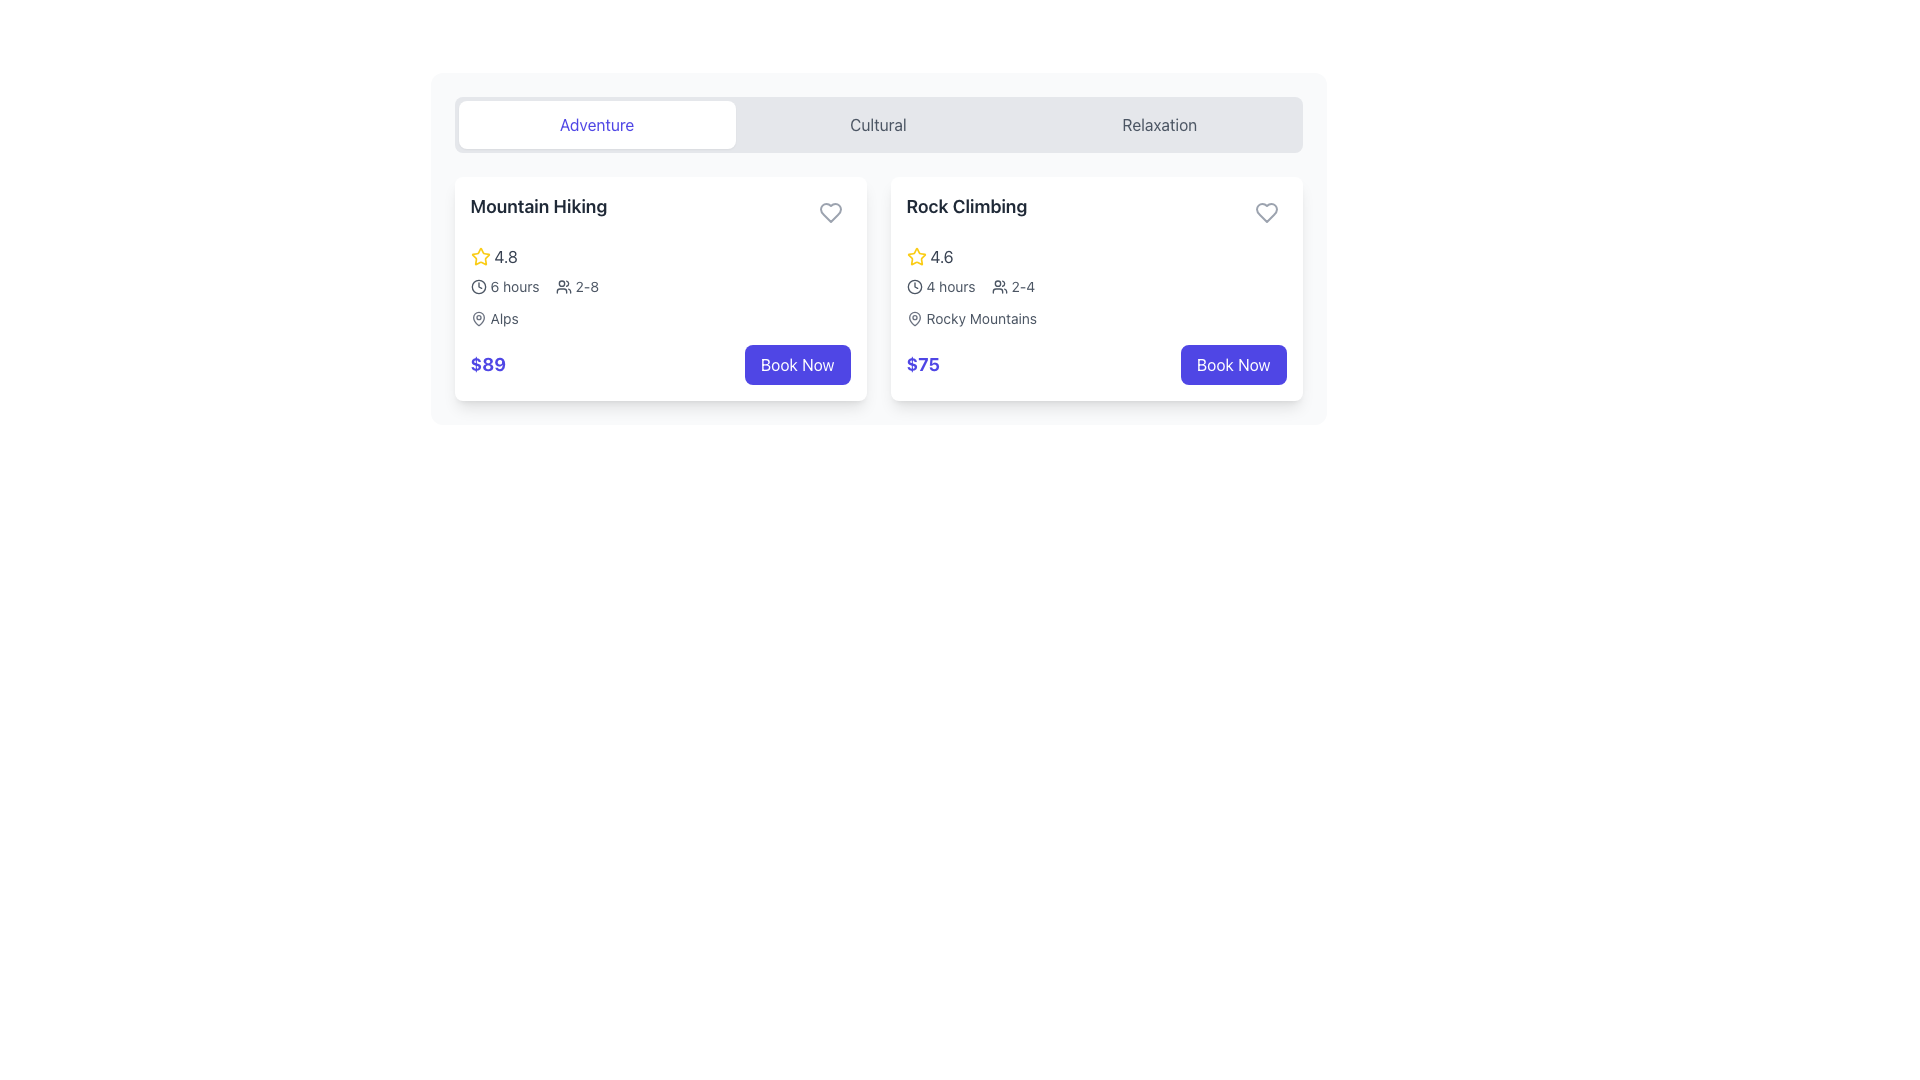 This screenshot has height=1080, width=1920. What do you see at coordinates (878, 124) in the screenshot?
I see `the 'Cultural' activities button, which is the second button in a horizontal row of three buttons, located between the 'Adventure' and 'Relaxation' buttons` at bounding box center [878, 124].